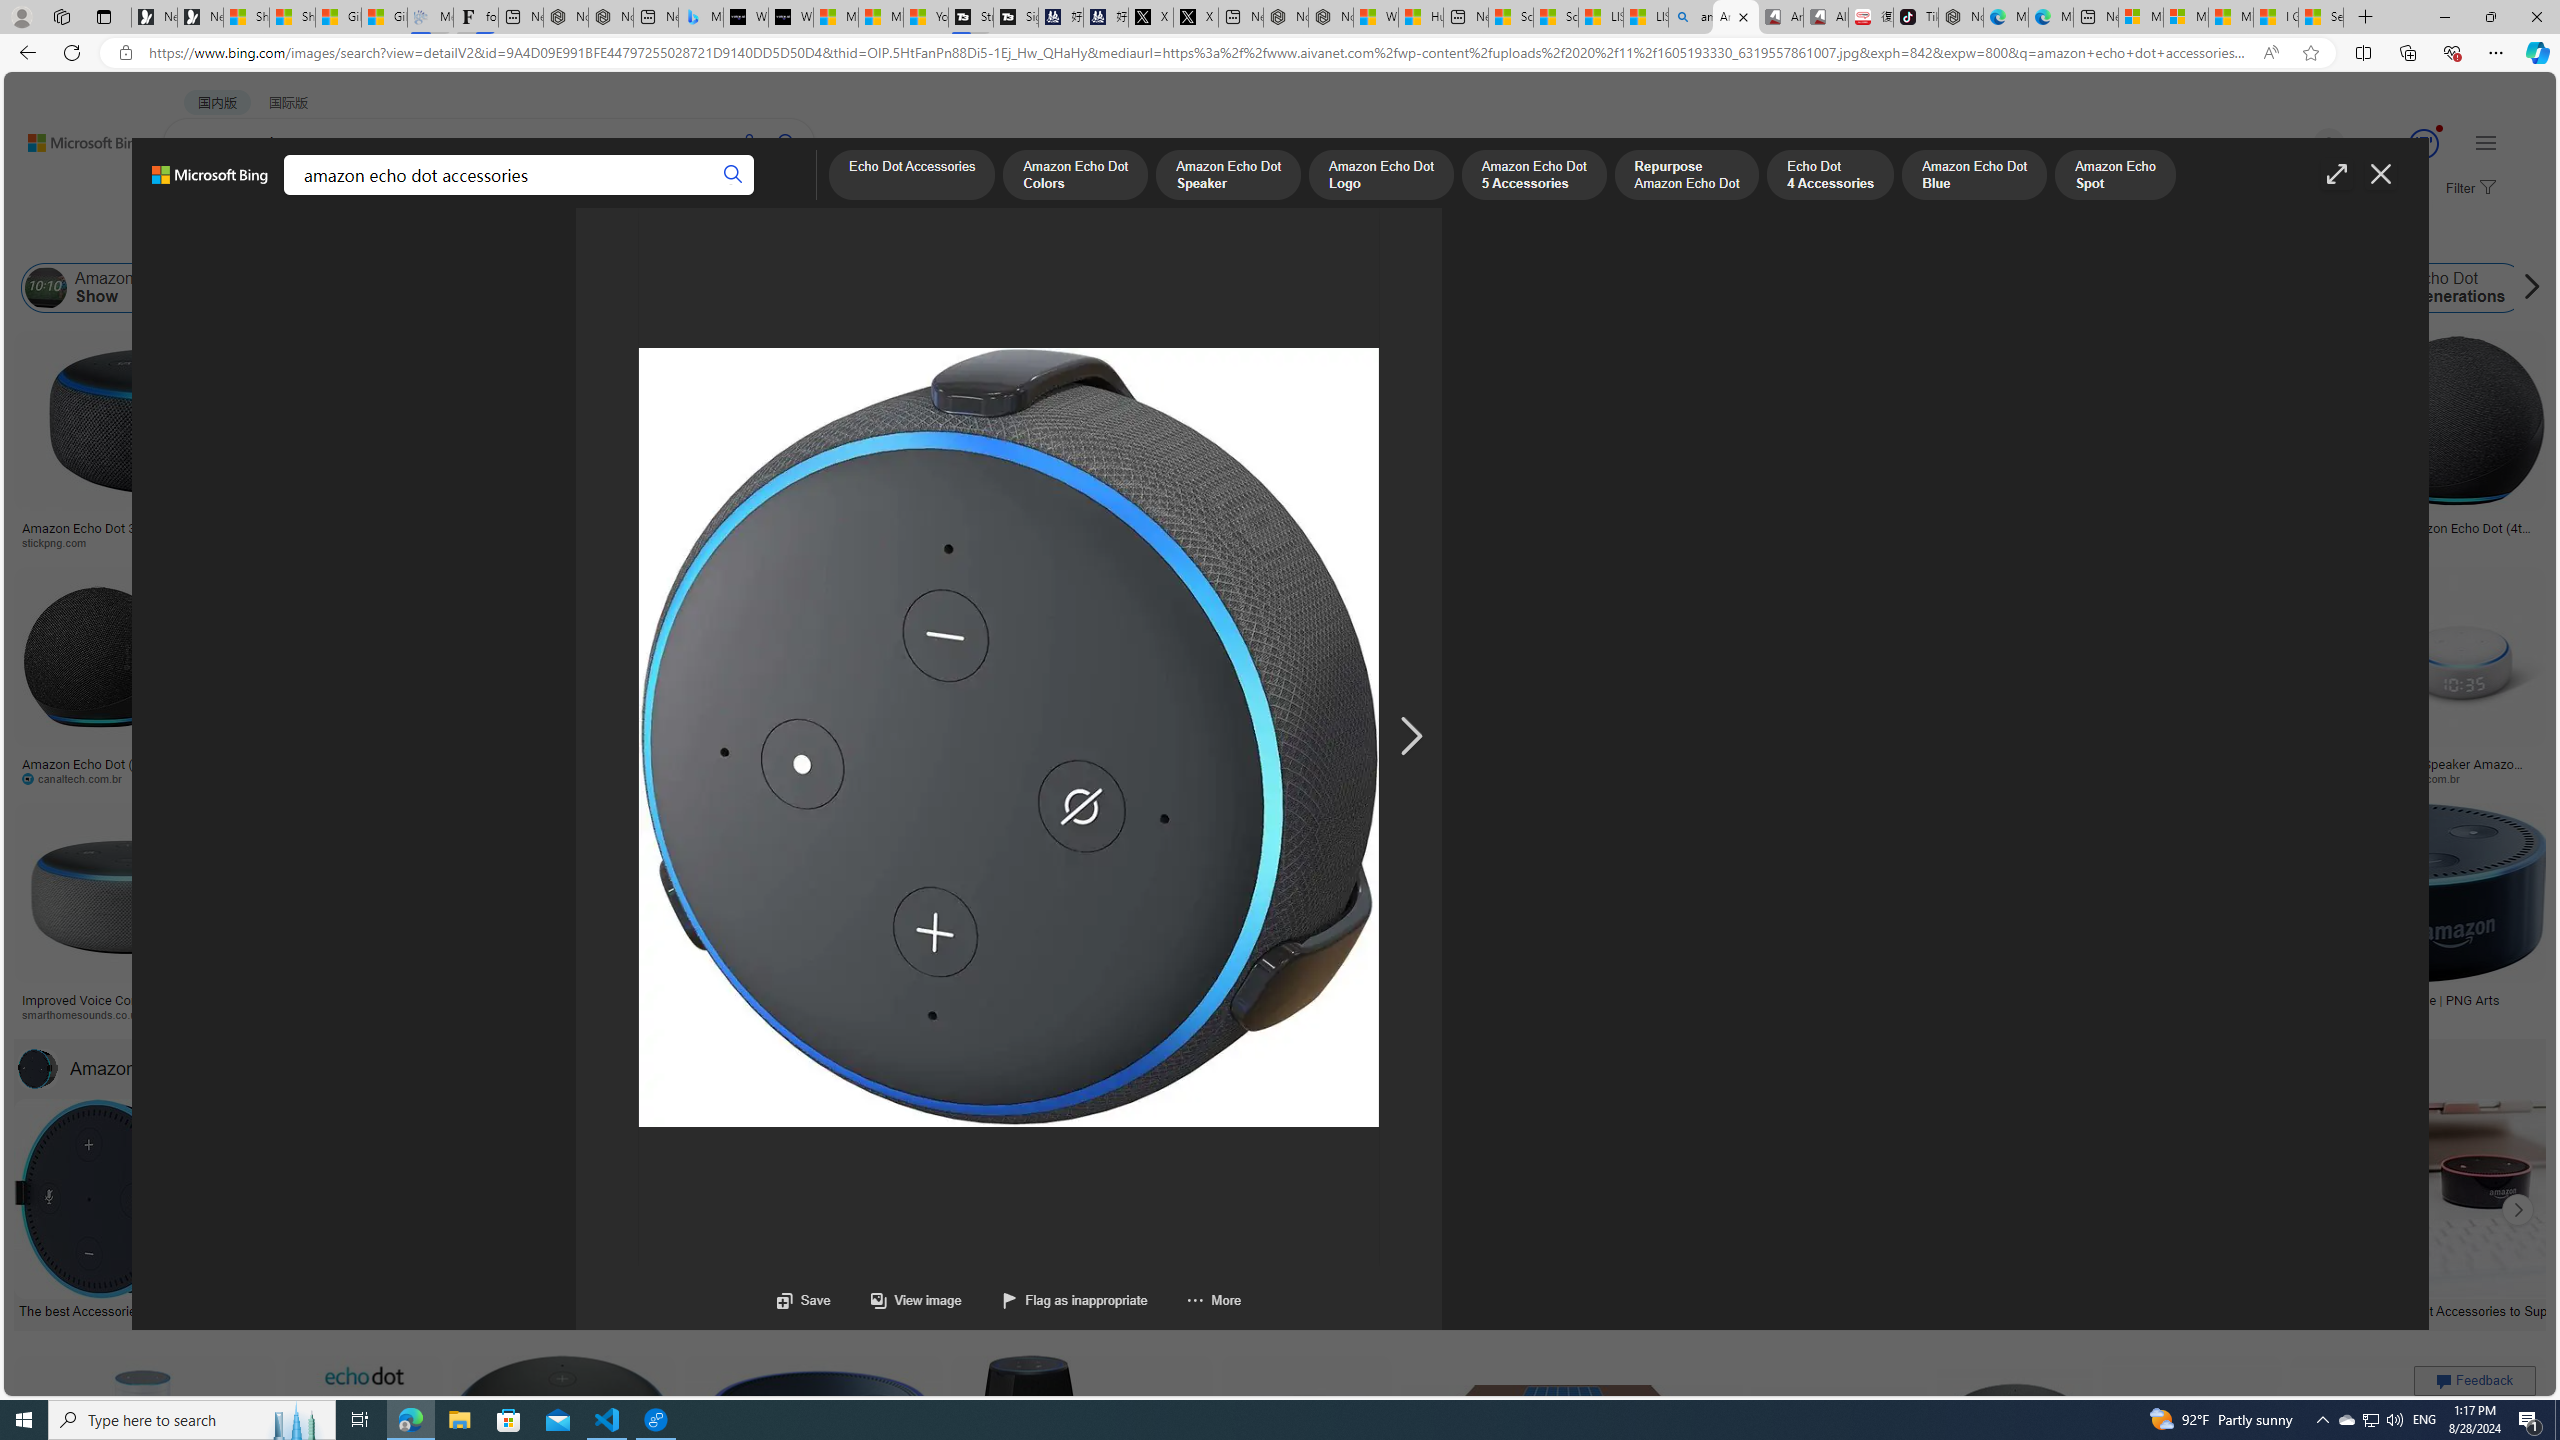 Image resolution: width=2560 pixels, height=1440 pixels. What do you see at coordinates (372, 237) in the screenshot?
I see `'Type'` at bounding box center [372, 237].